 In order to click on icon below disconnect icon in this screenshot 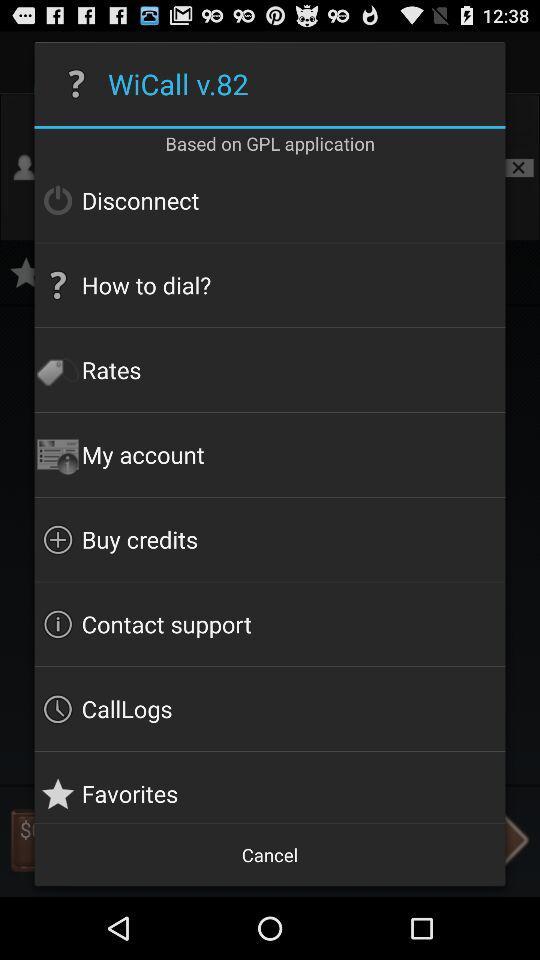, I will do `click(270, 284)`.